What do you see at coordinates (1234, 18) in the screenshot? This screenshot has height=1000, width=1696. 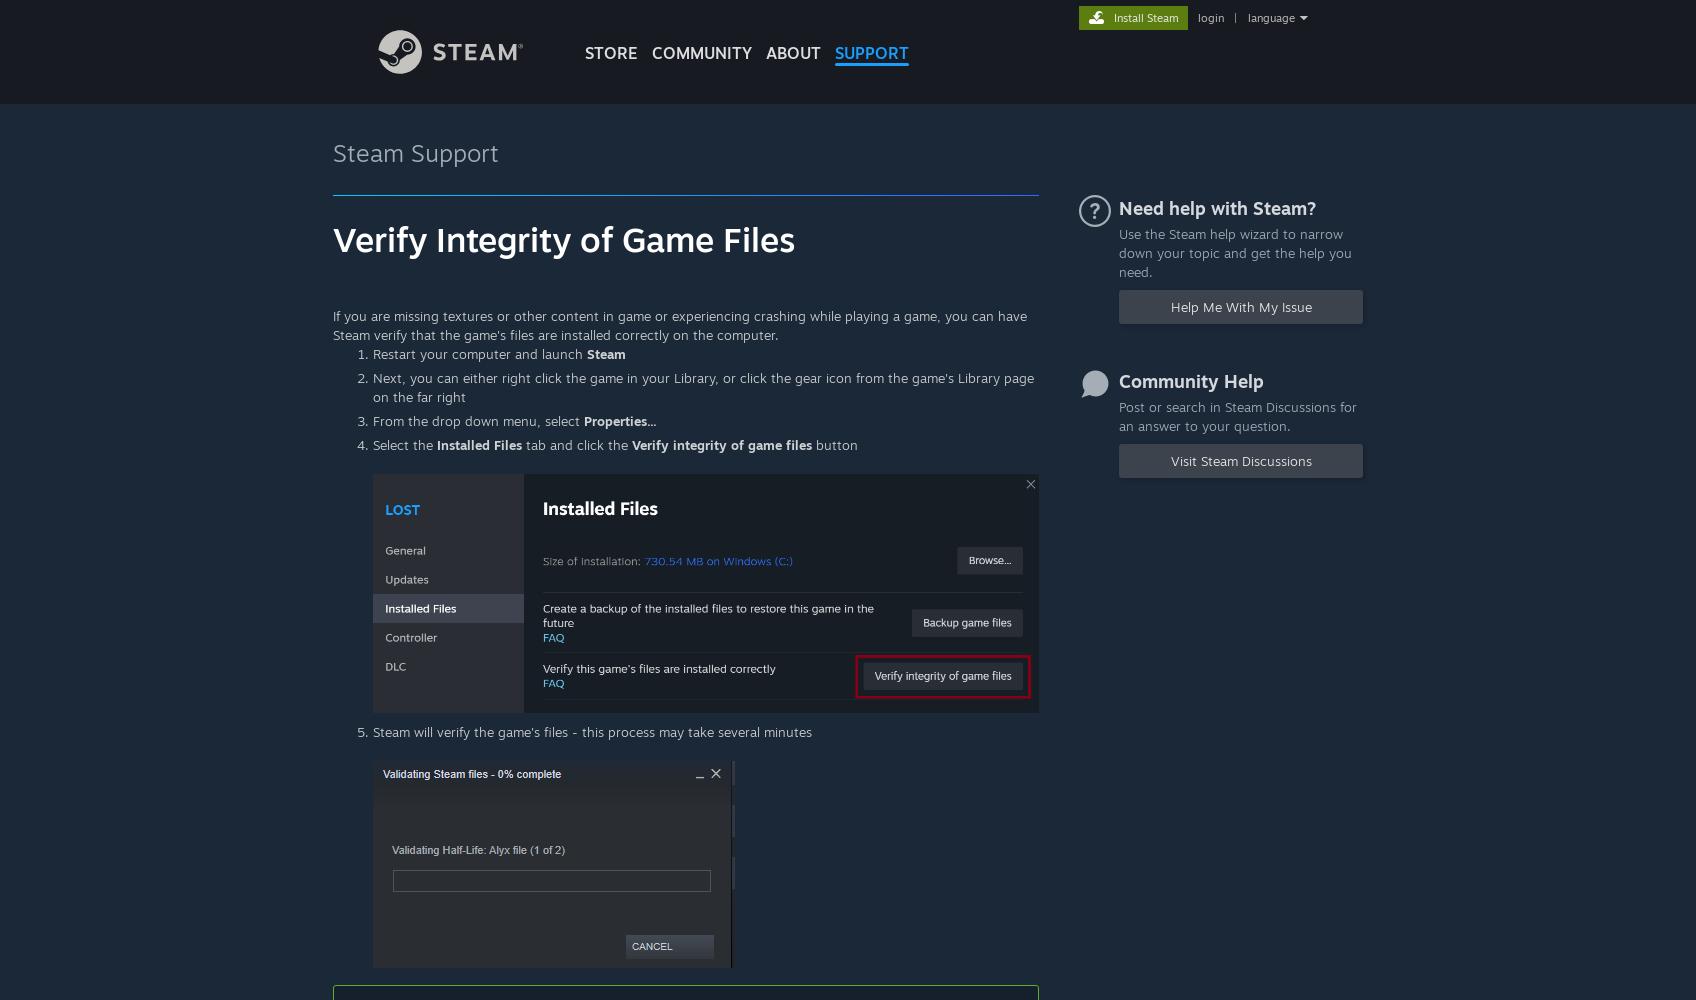 I see `'|'` at bounding box center [1234, 18].